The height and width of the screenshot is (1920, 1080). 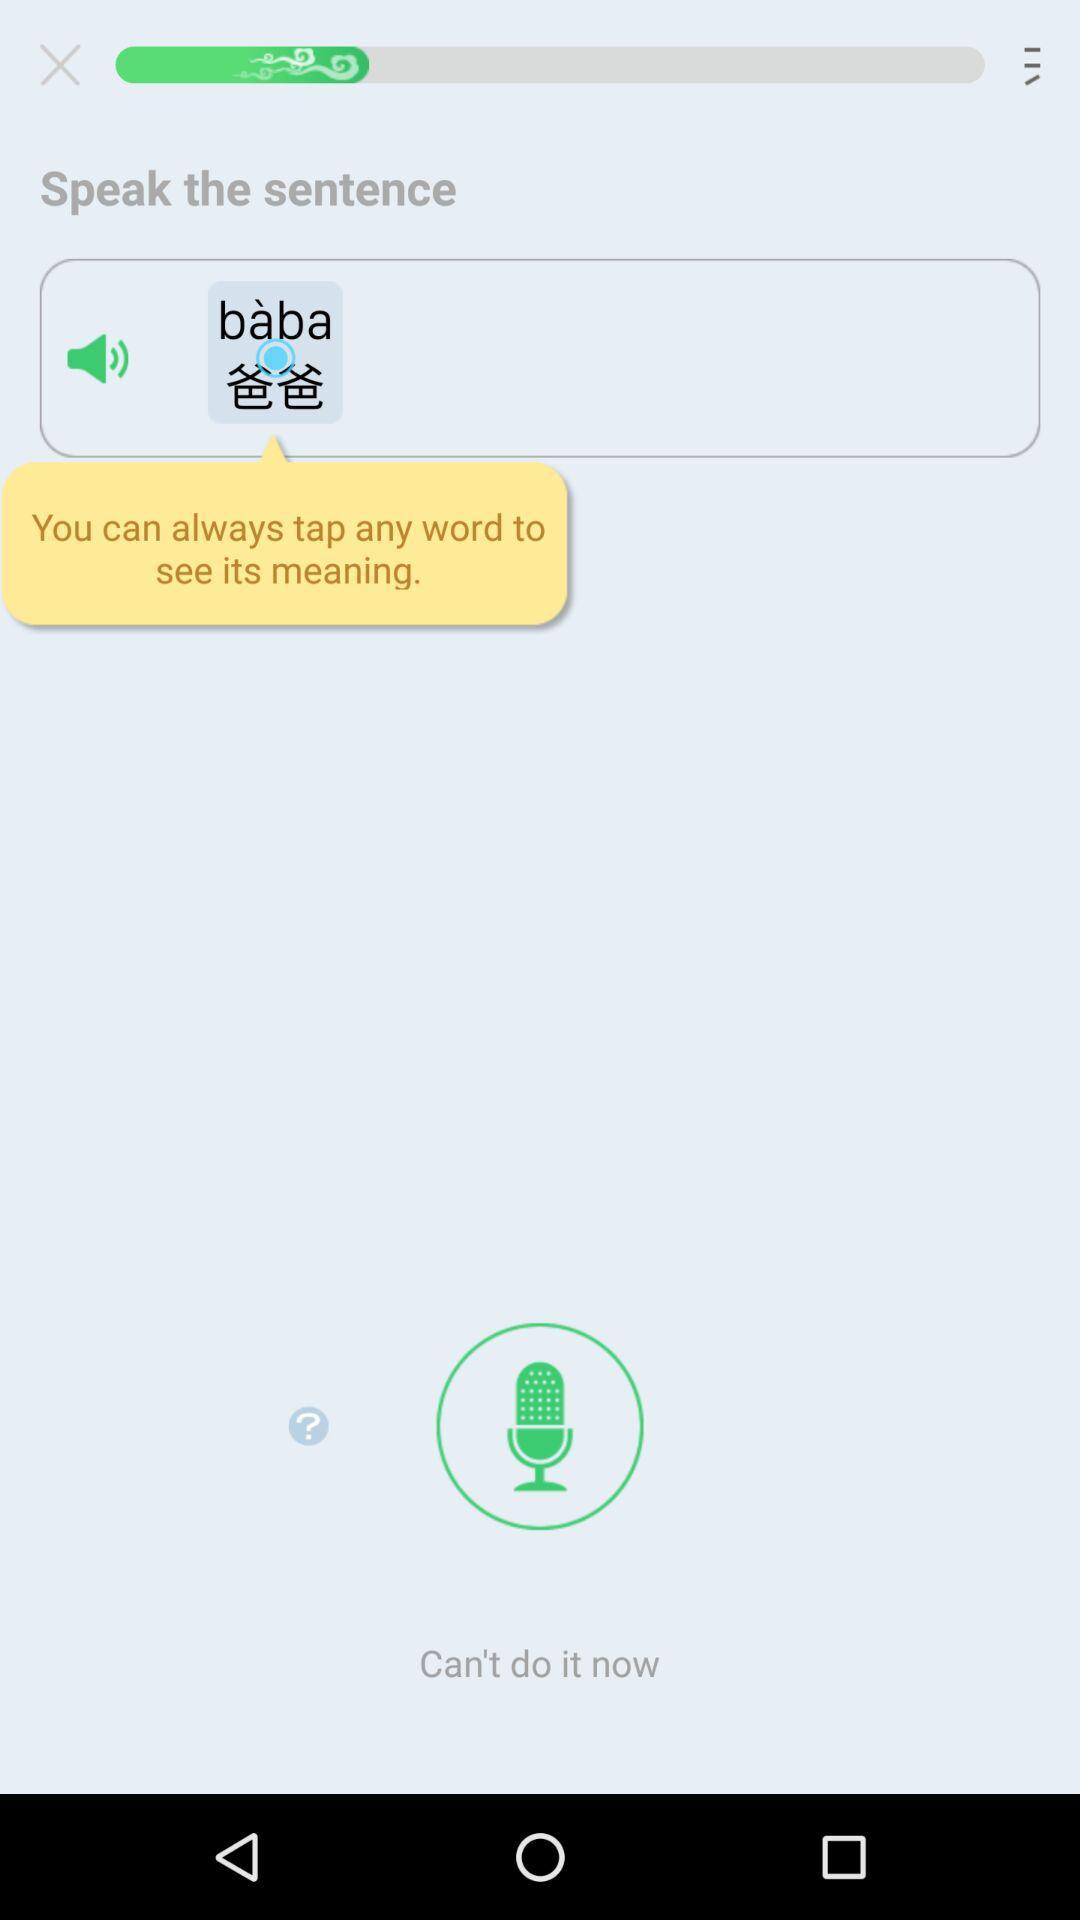 I want to click on the page, so click(x=67, y=64).